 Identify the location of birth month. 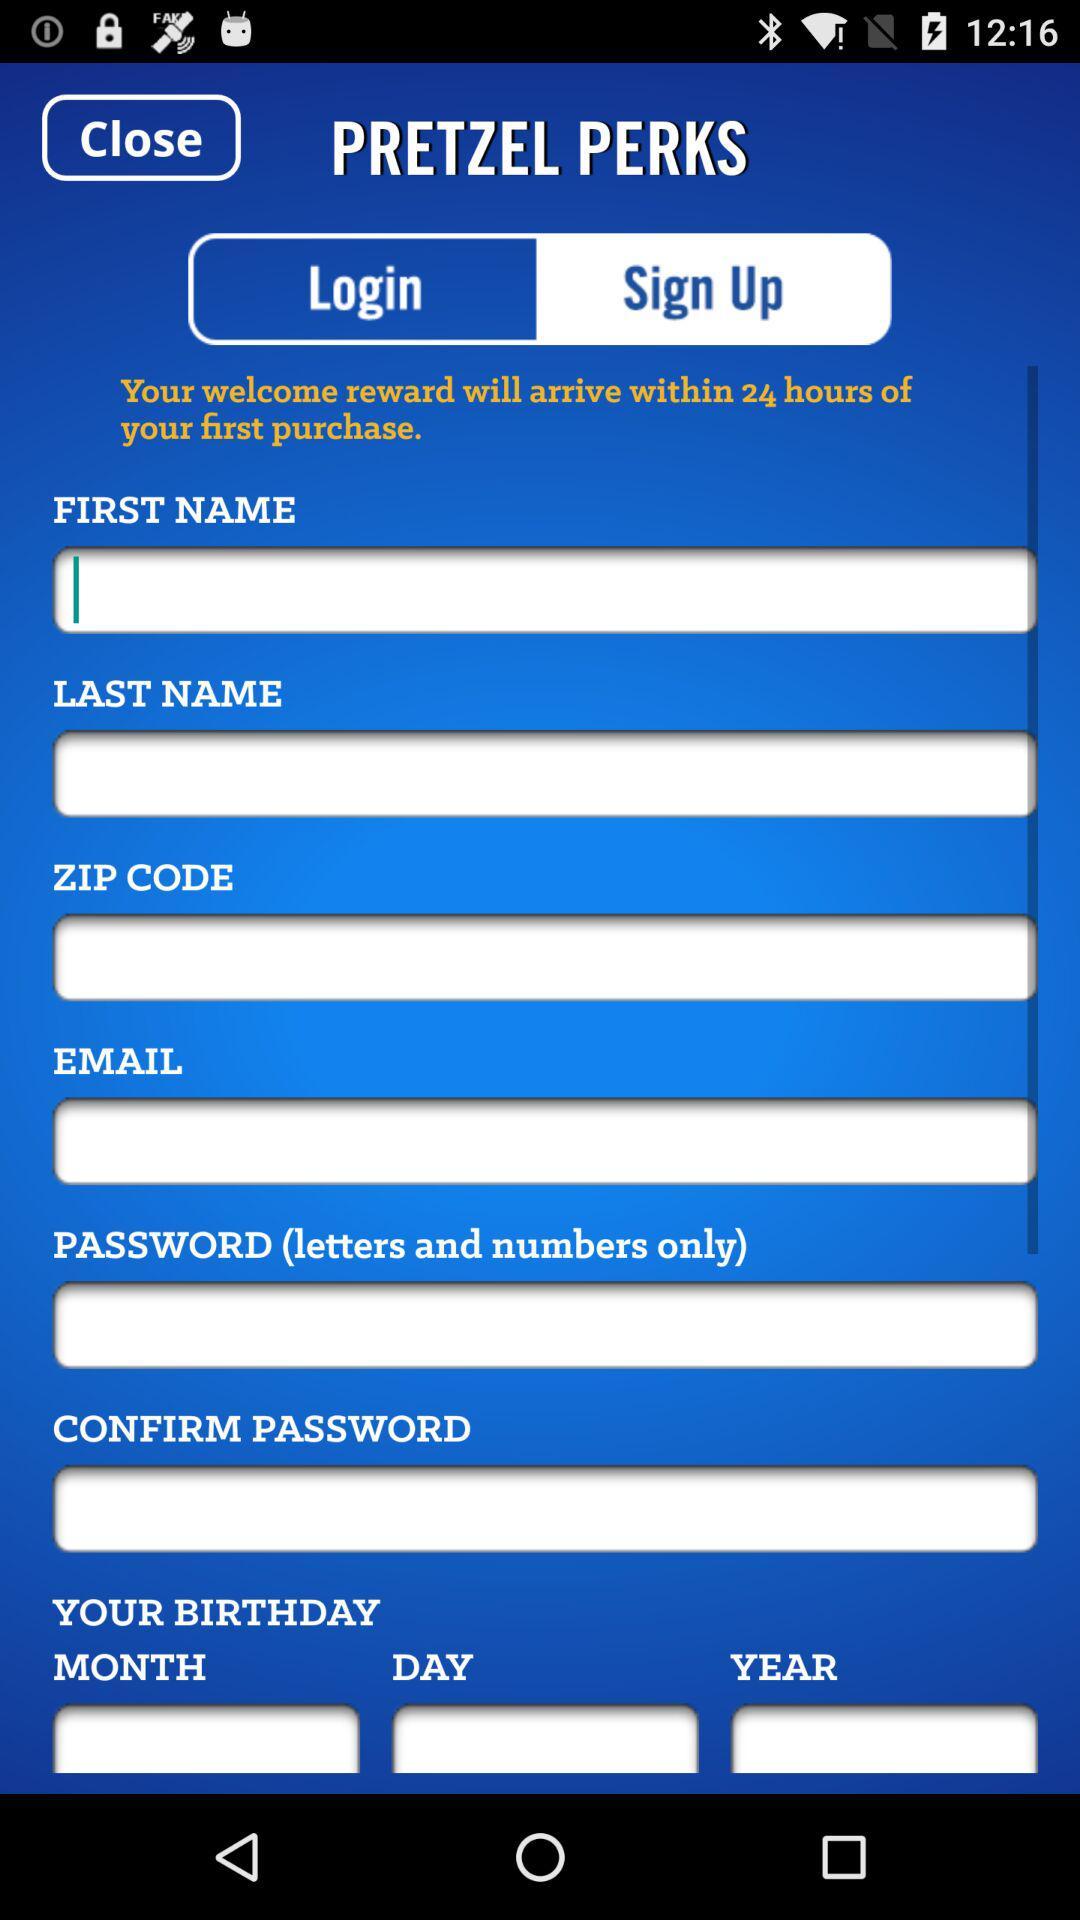
(206, 1737).